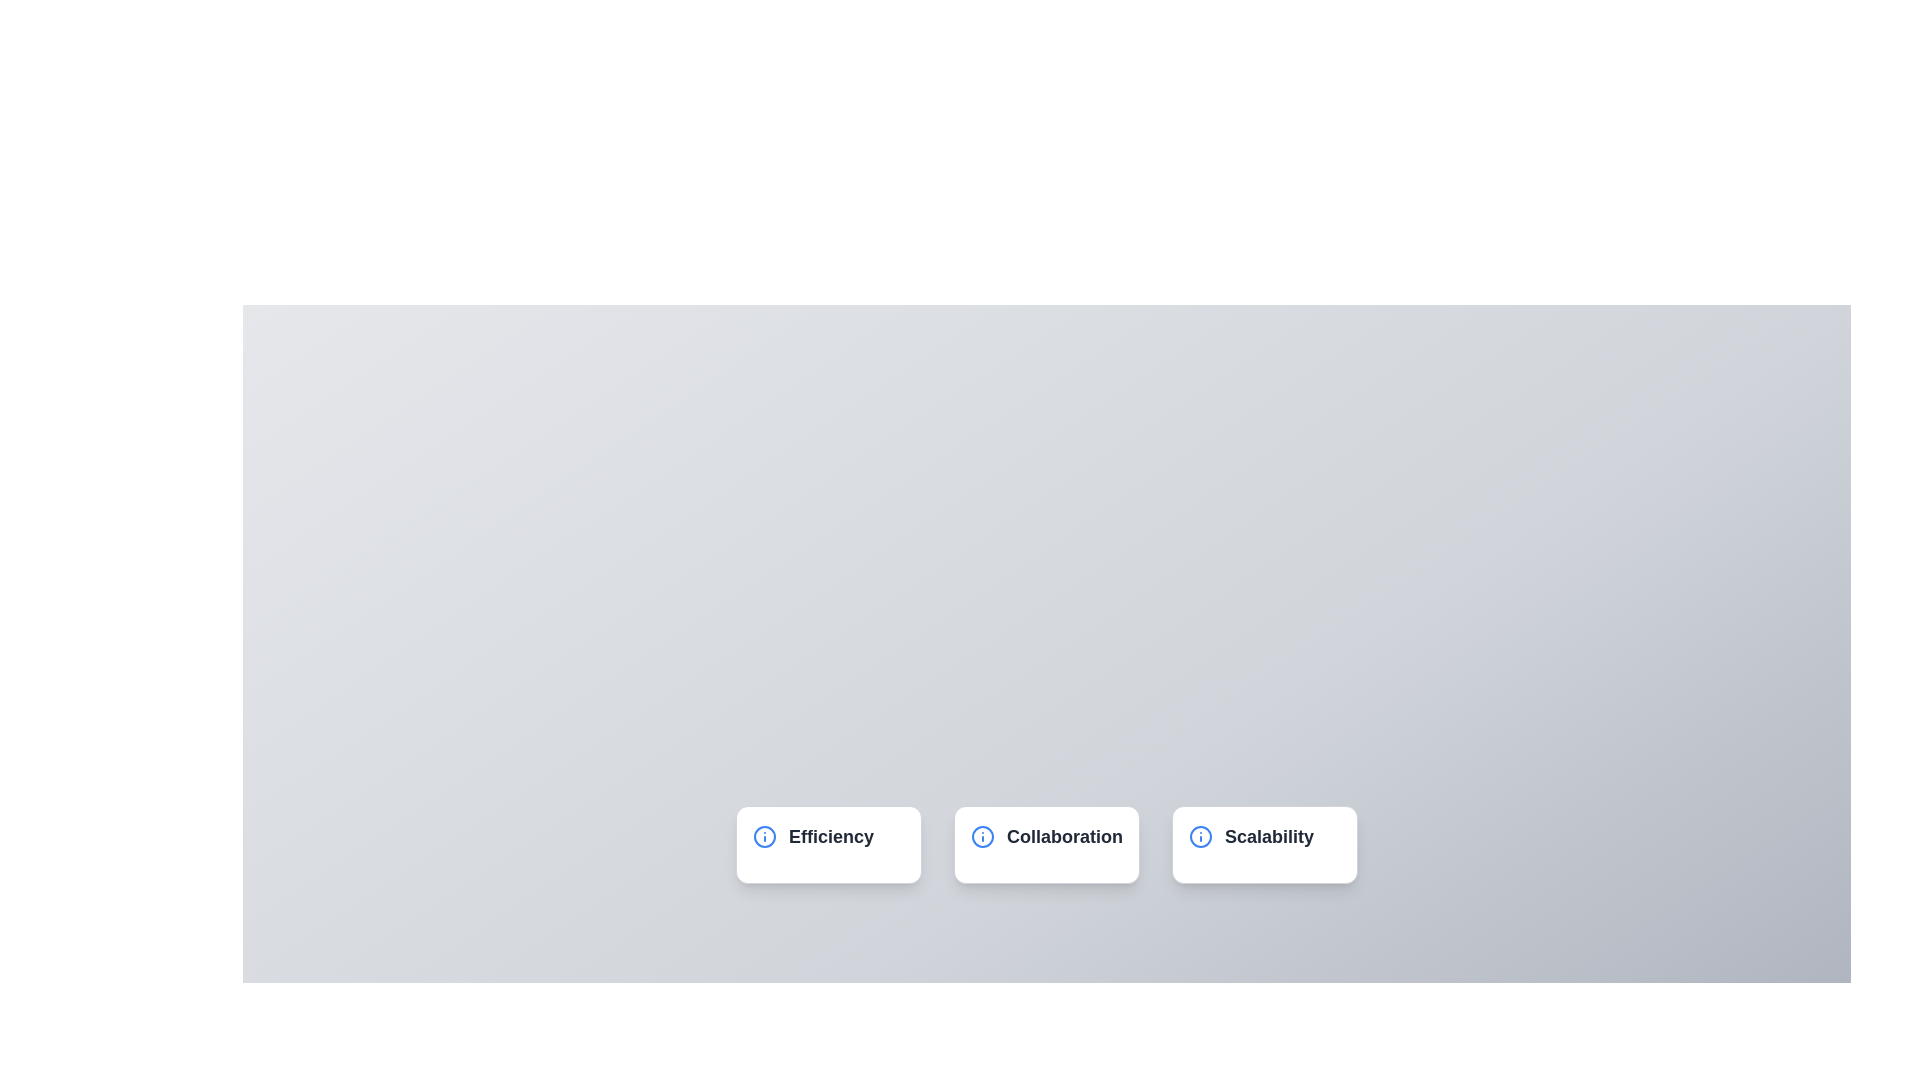 The image size is (1920, 1080). Describe the element at coordinates (983, 837) in the screenshot. I see `the blue circular icon with a white border, which is part of an information symbol icon set, located above the text 'Efficiency'` at that location.